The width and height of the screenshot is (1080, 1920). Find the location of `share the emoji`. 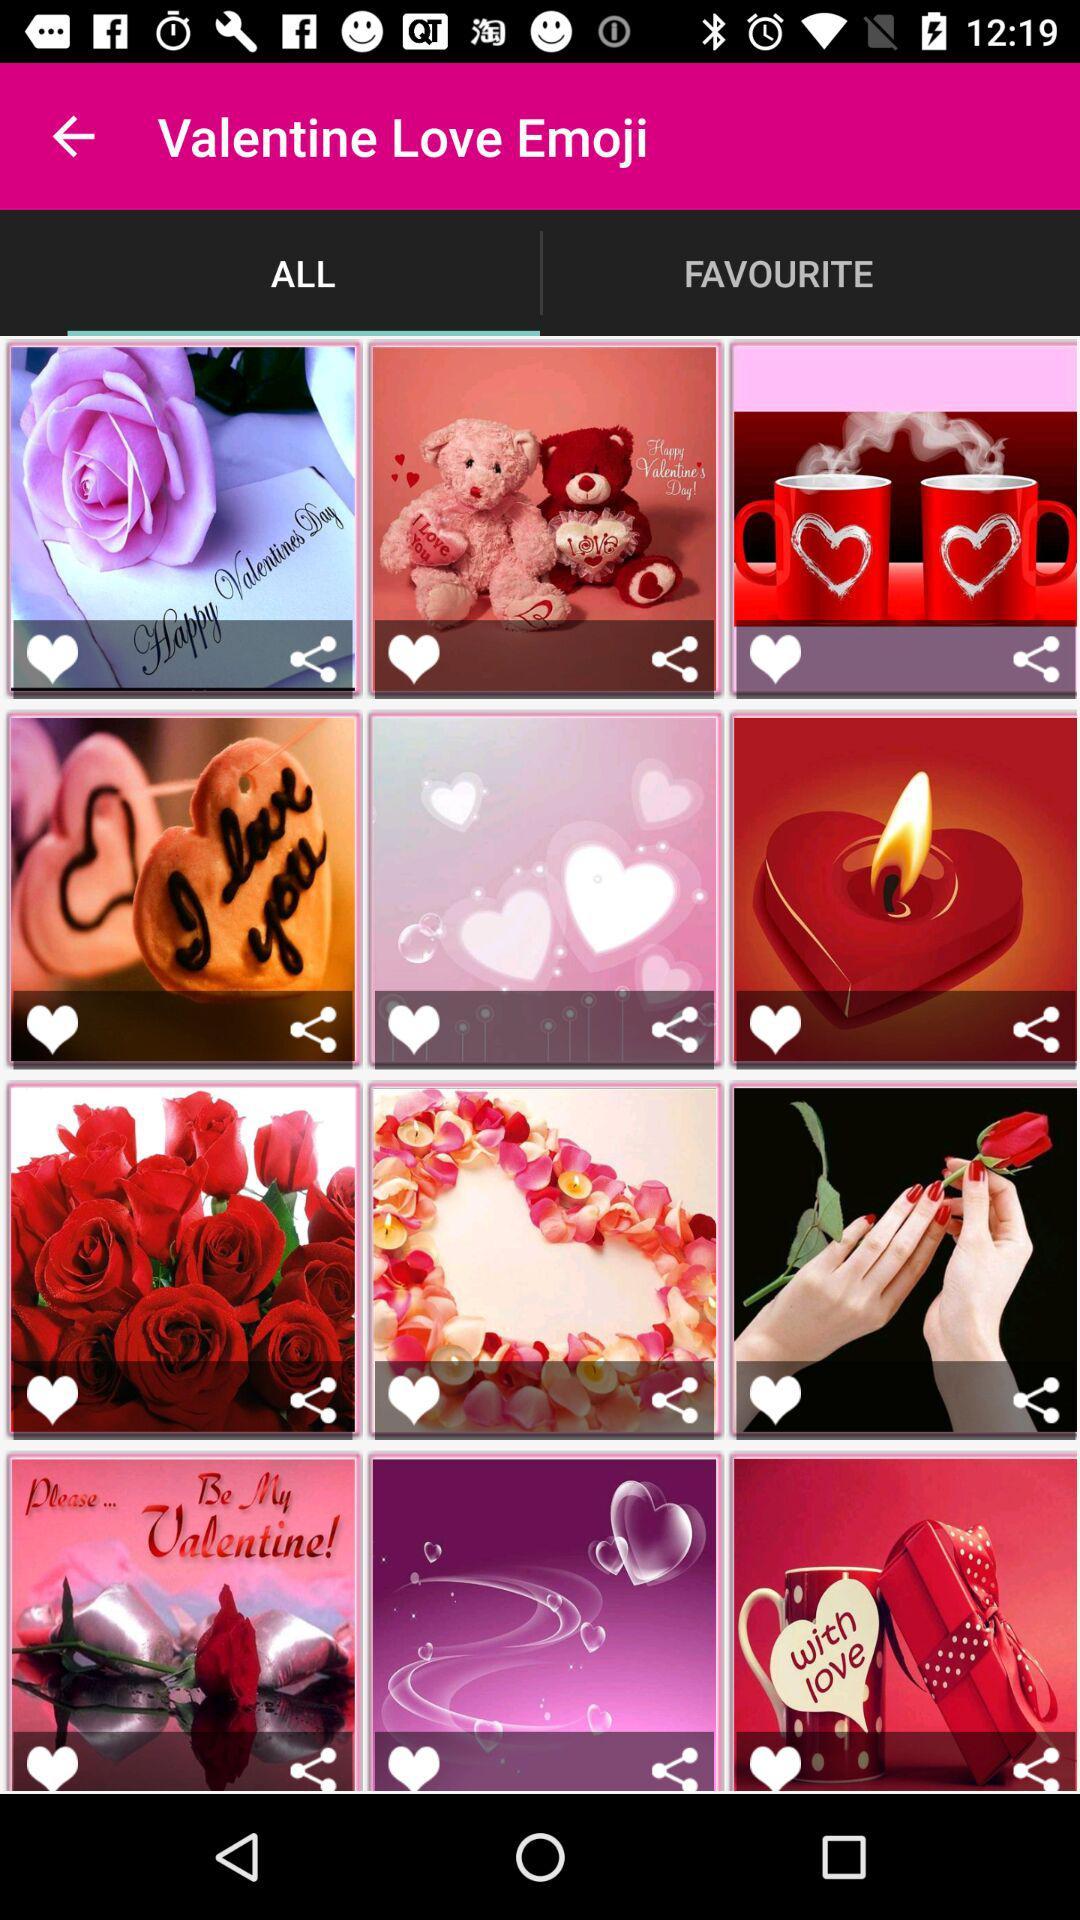

share the emoji is located at coordinates (313, 1399).